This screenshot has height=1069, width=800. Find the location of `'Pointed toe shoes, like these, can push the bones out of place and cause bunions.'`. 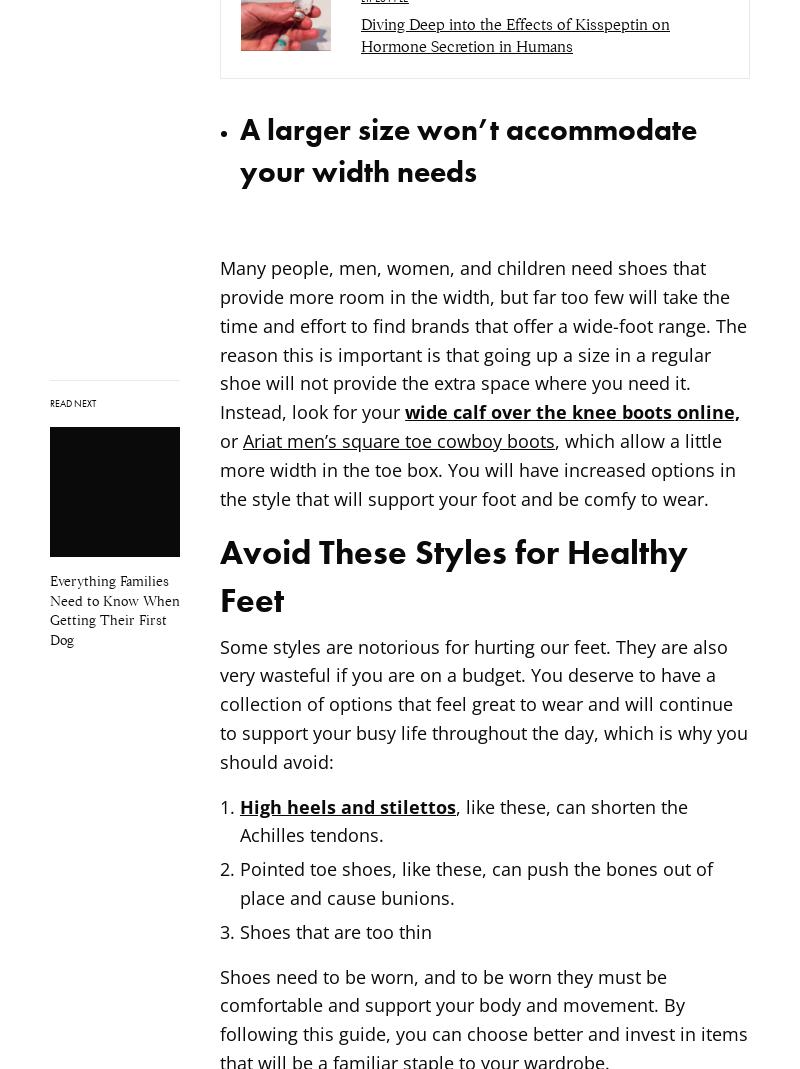

'Pointed toe shoes, like these, can push the bones out of place and cause bunions.' is located at coordinates (476, 881).